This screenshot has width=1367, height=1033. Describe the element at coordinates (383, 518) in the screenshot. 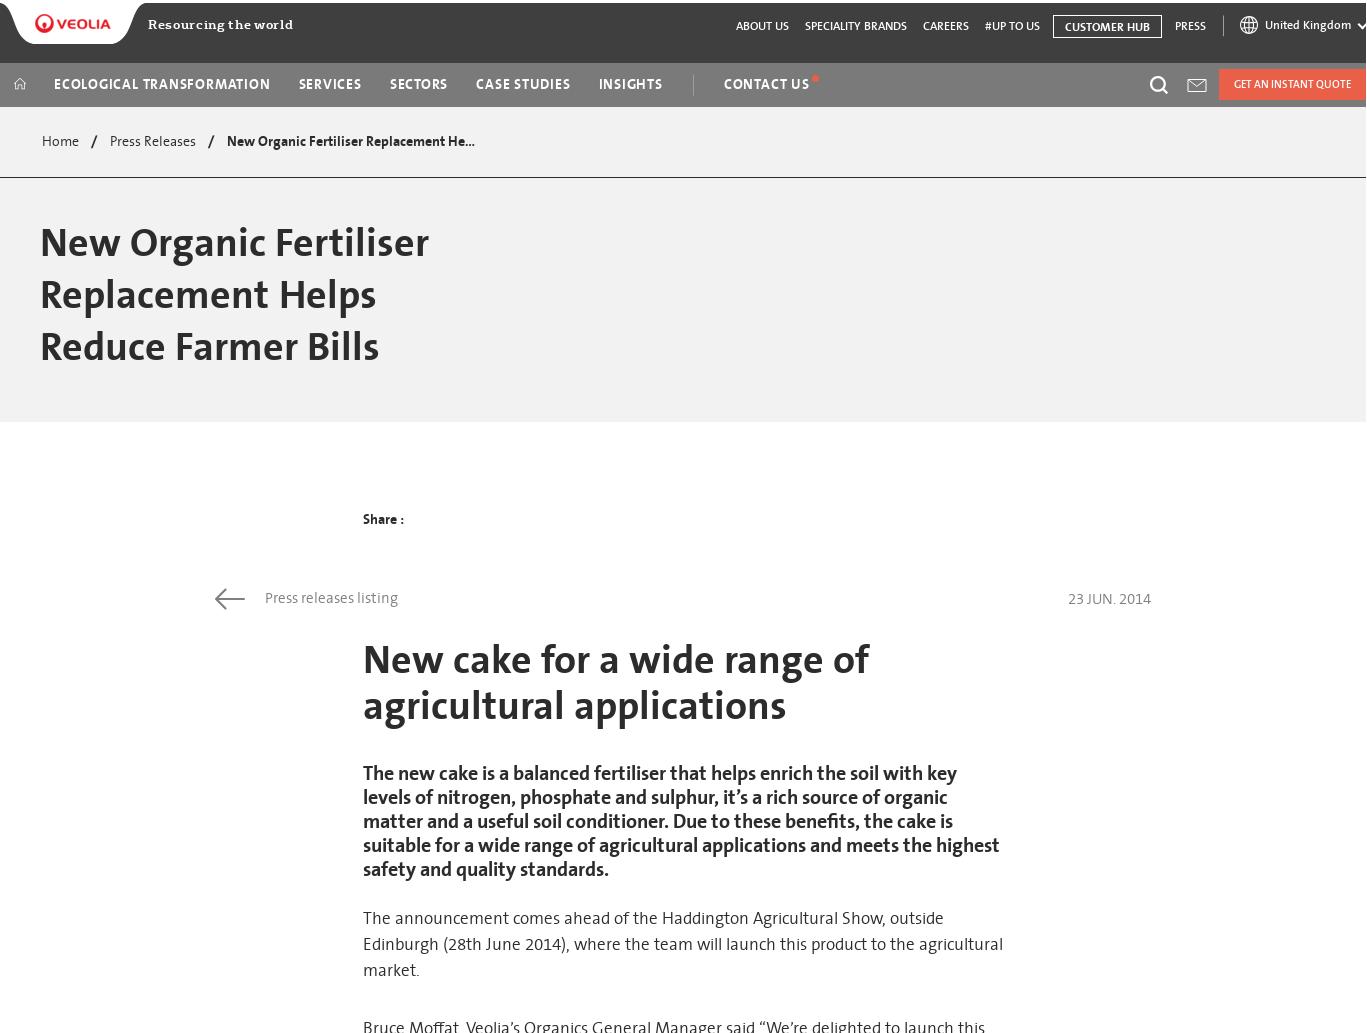

I see `'Share :'` at that location.